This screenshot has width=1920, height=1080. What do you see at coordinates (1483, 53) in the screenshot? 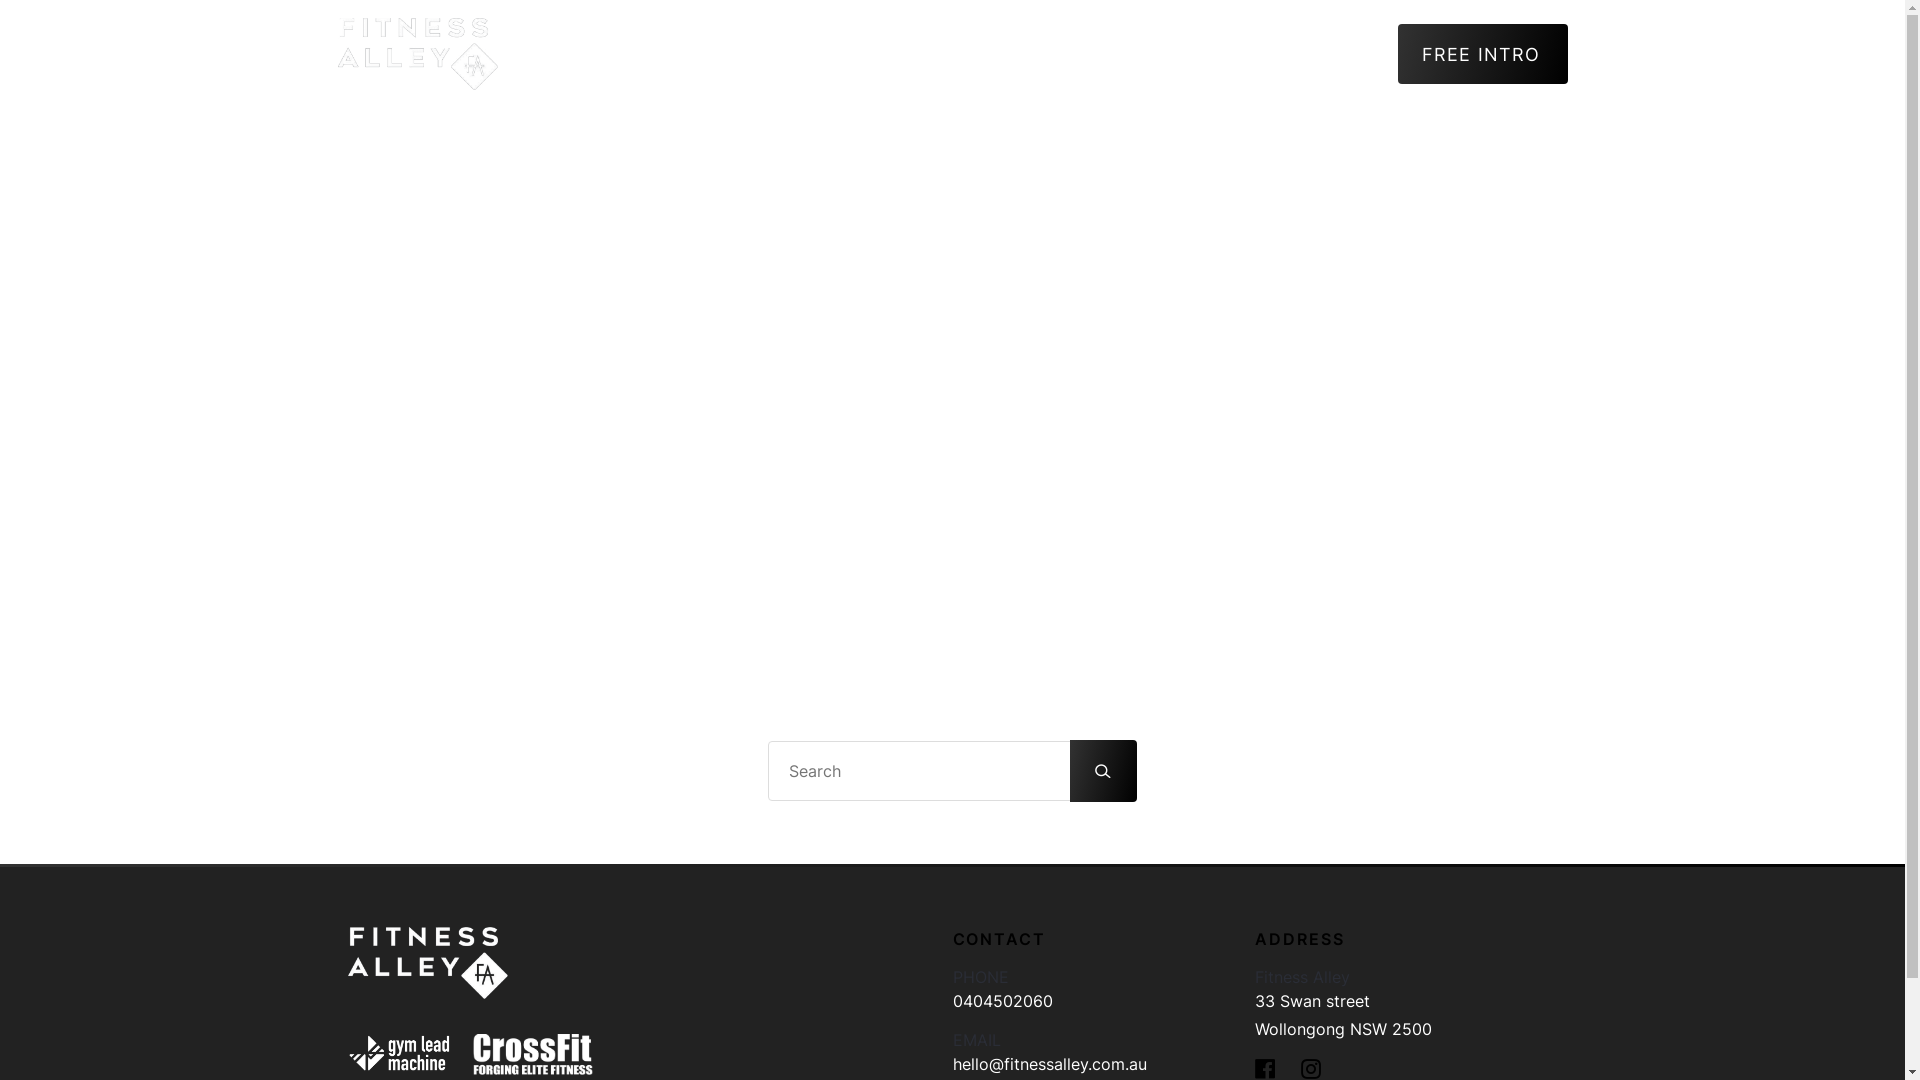
I see `'FREE INTRO'` at bounding box center [1483, 53].